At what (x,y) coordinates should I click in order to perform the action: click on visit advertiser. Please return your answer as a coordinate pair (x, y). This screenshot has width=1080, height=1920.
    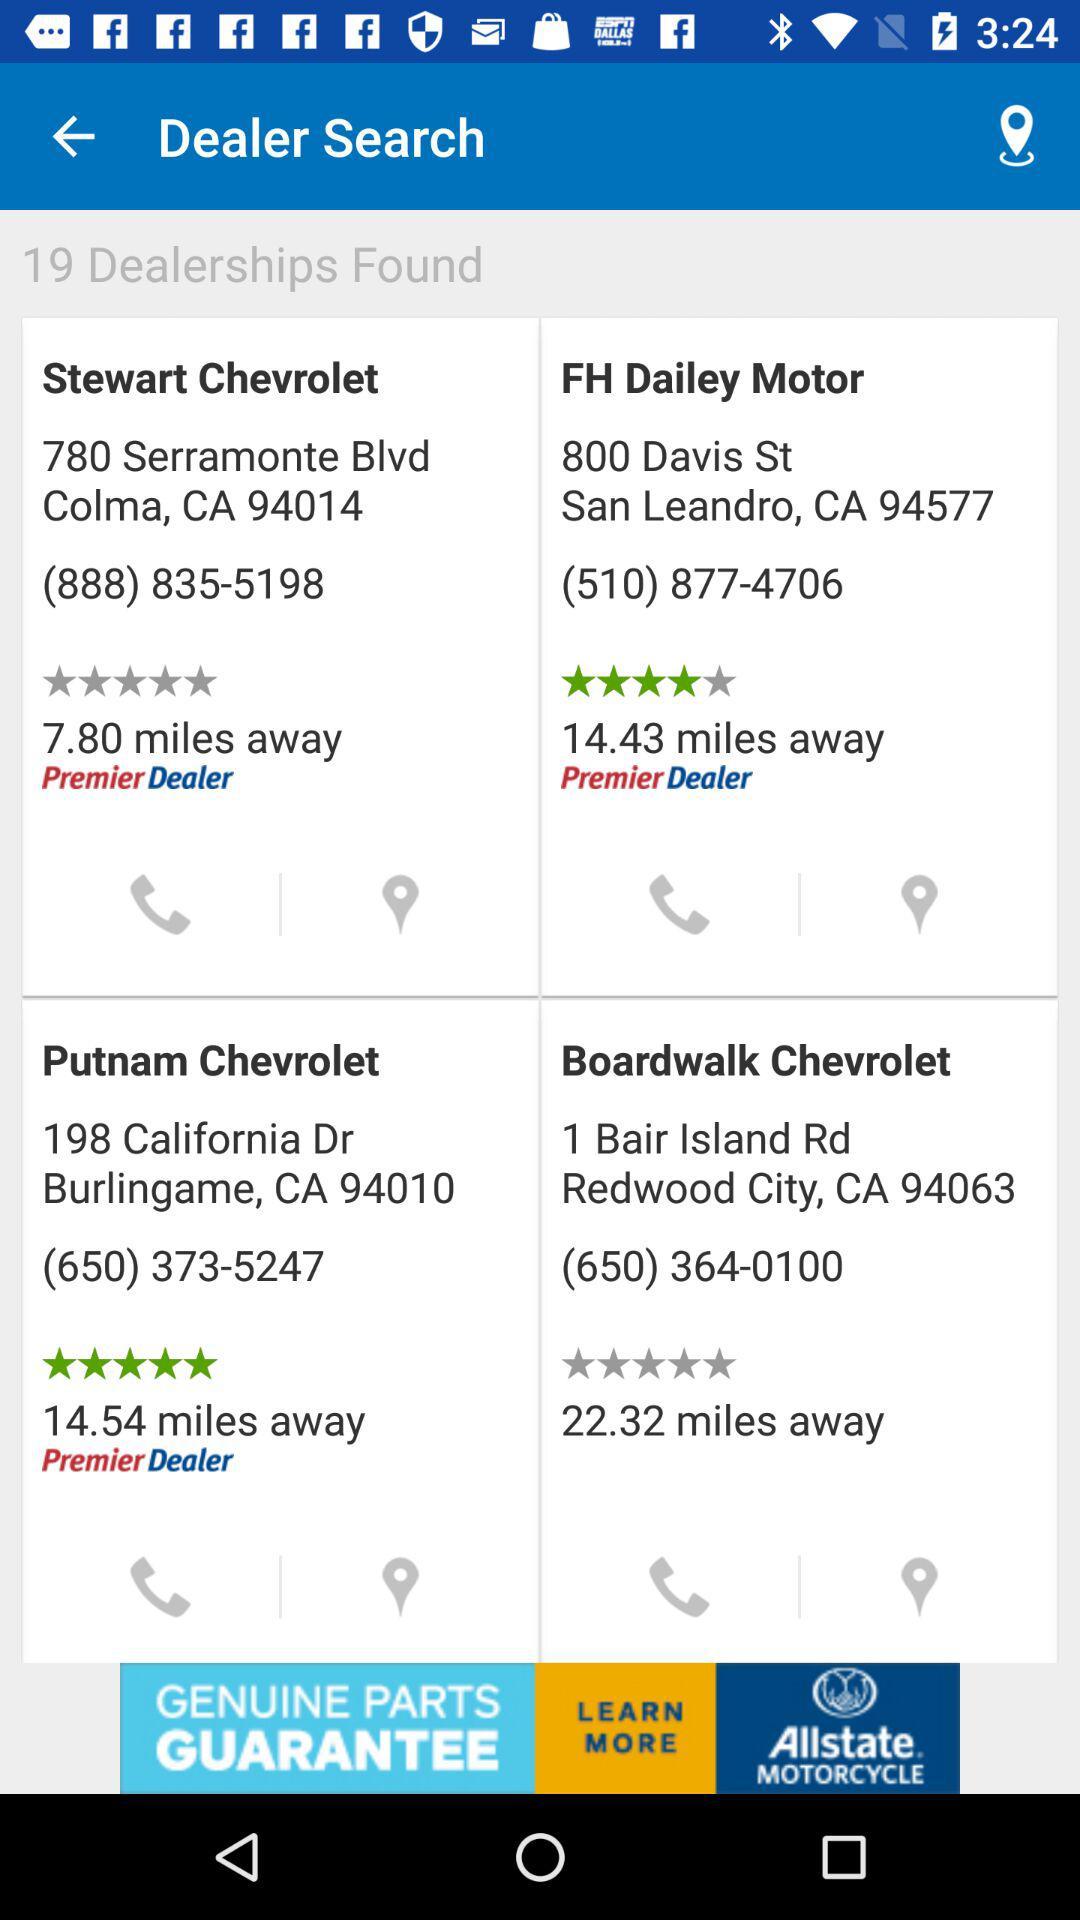
    Looking at the image, I should click on (540, 1727).